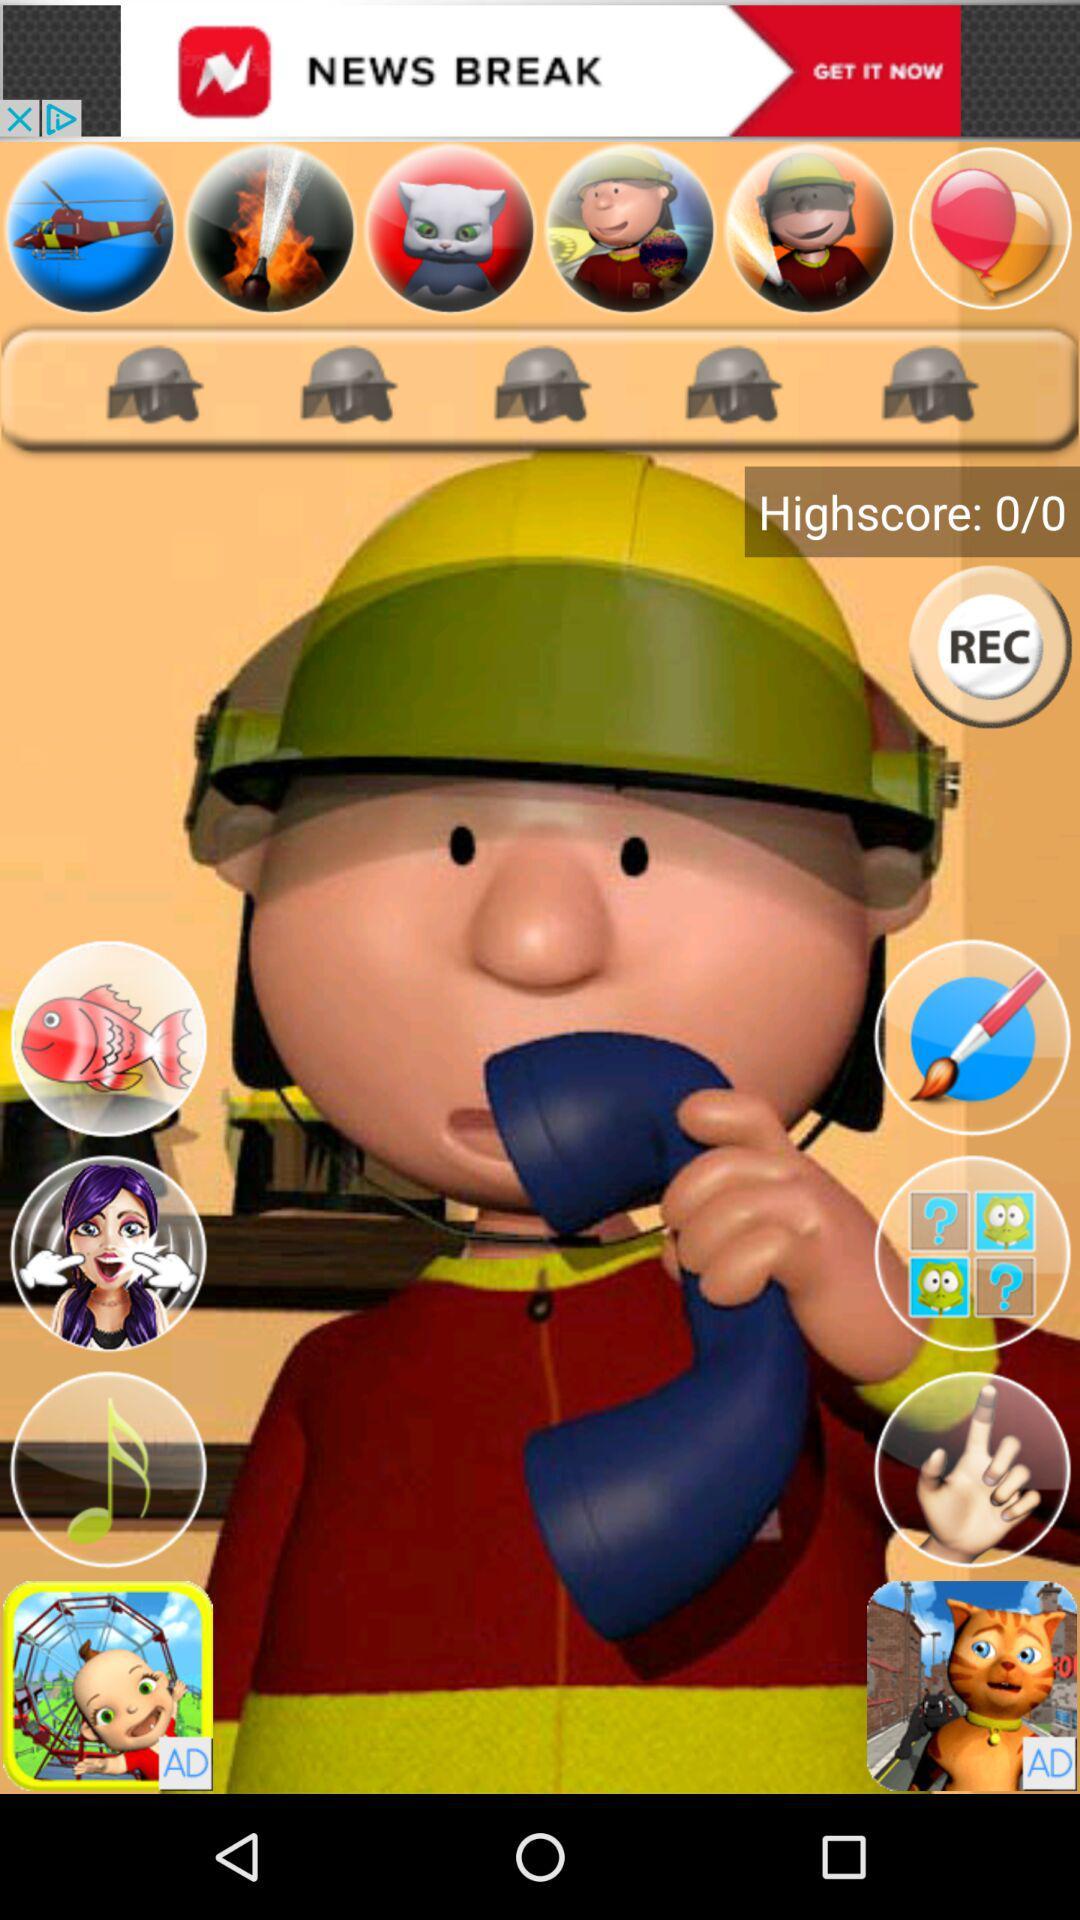  What do you see at coordinates (540, 70) in the screenshot?
I see `advertisement link to different site` at bounding box center [540, 70].